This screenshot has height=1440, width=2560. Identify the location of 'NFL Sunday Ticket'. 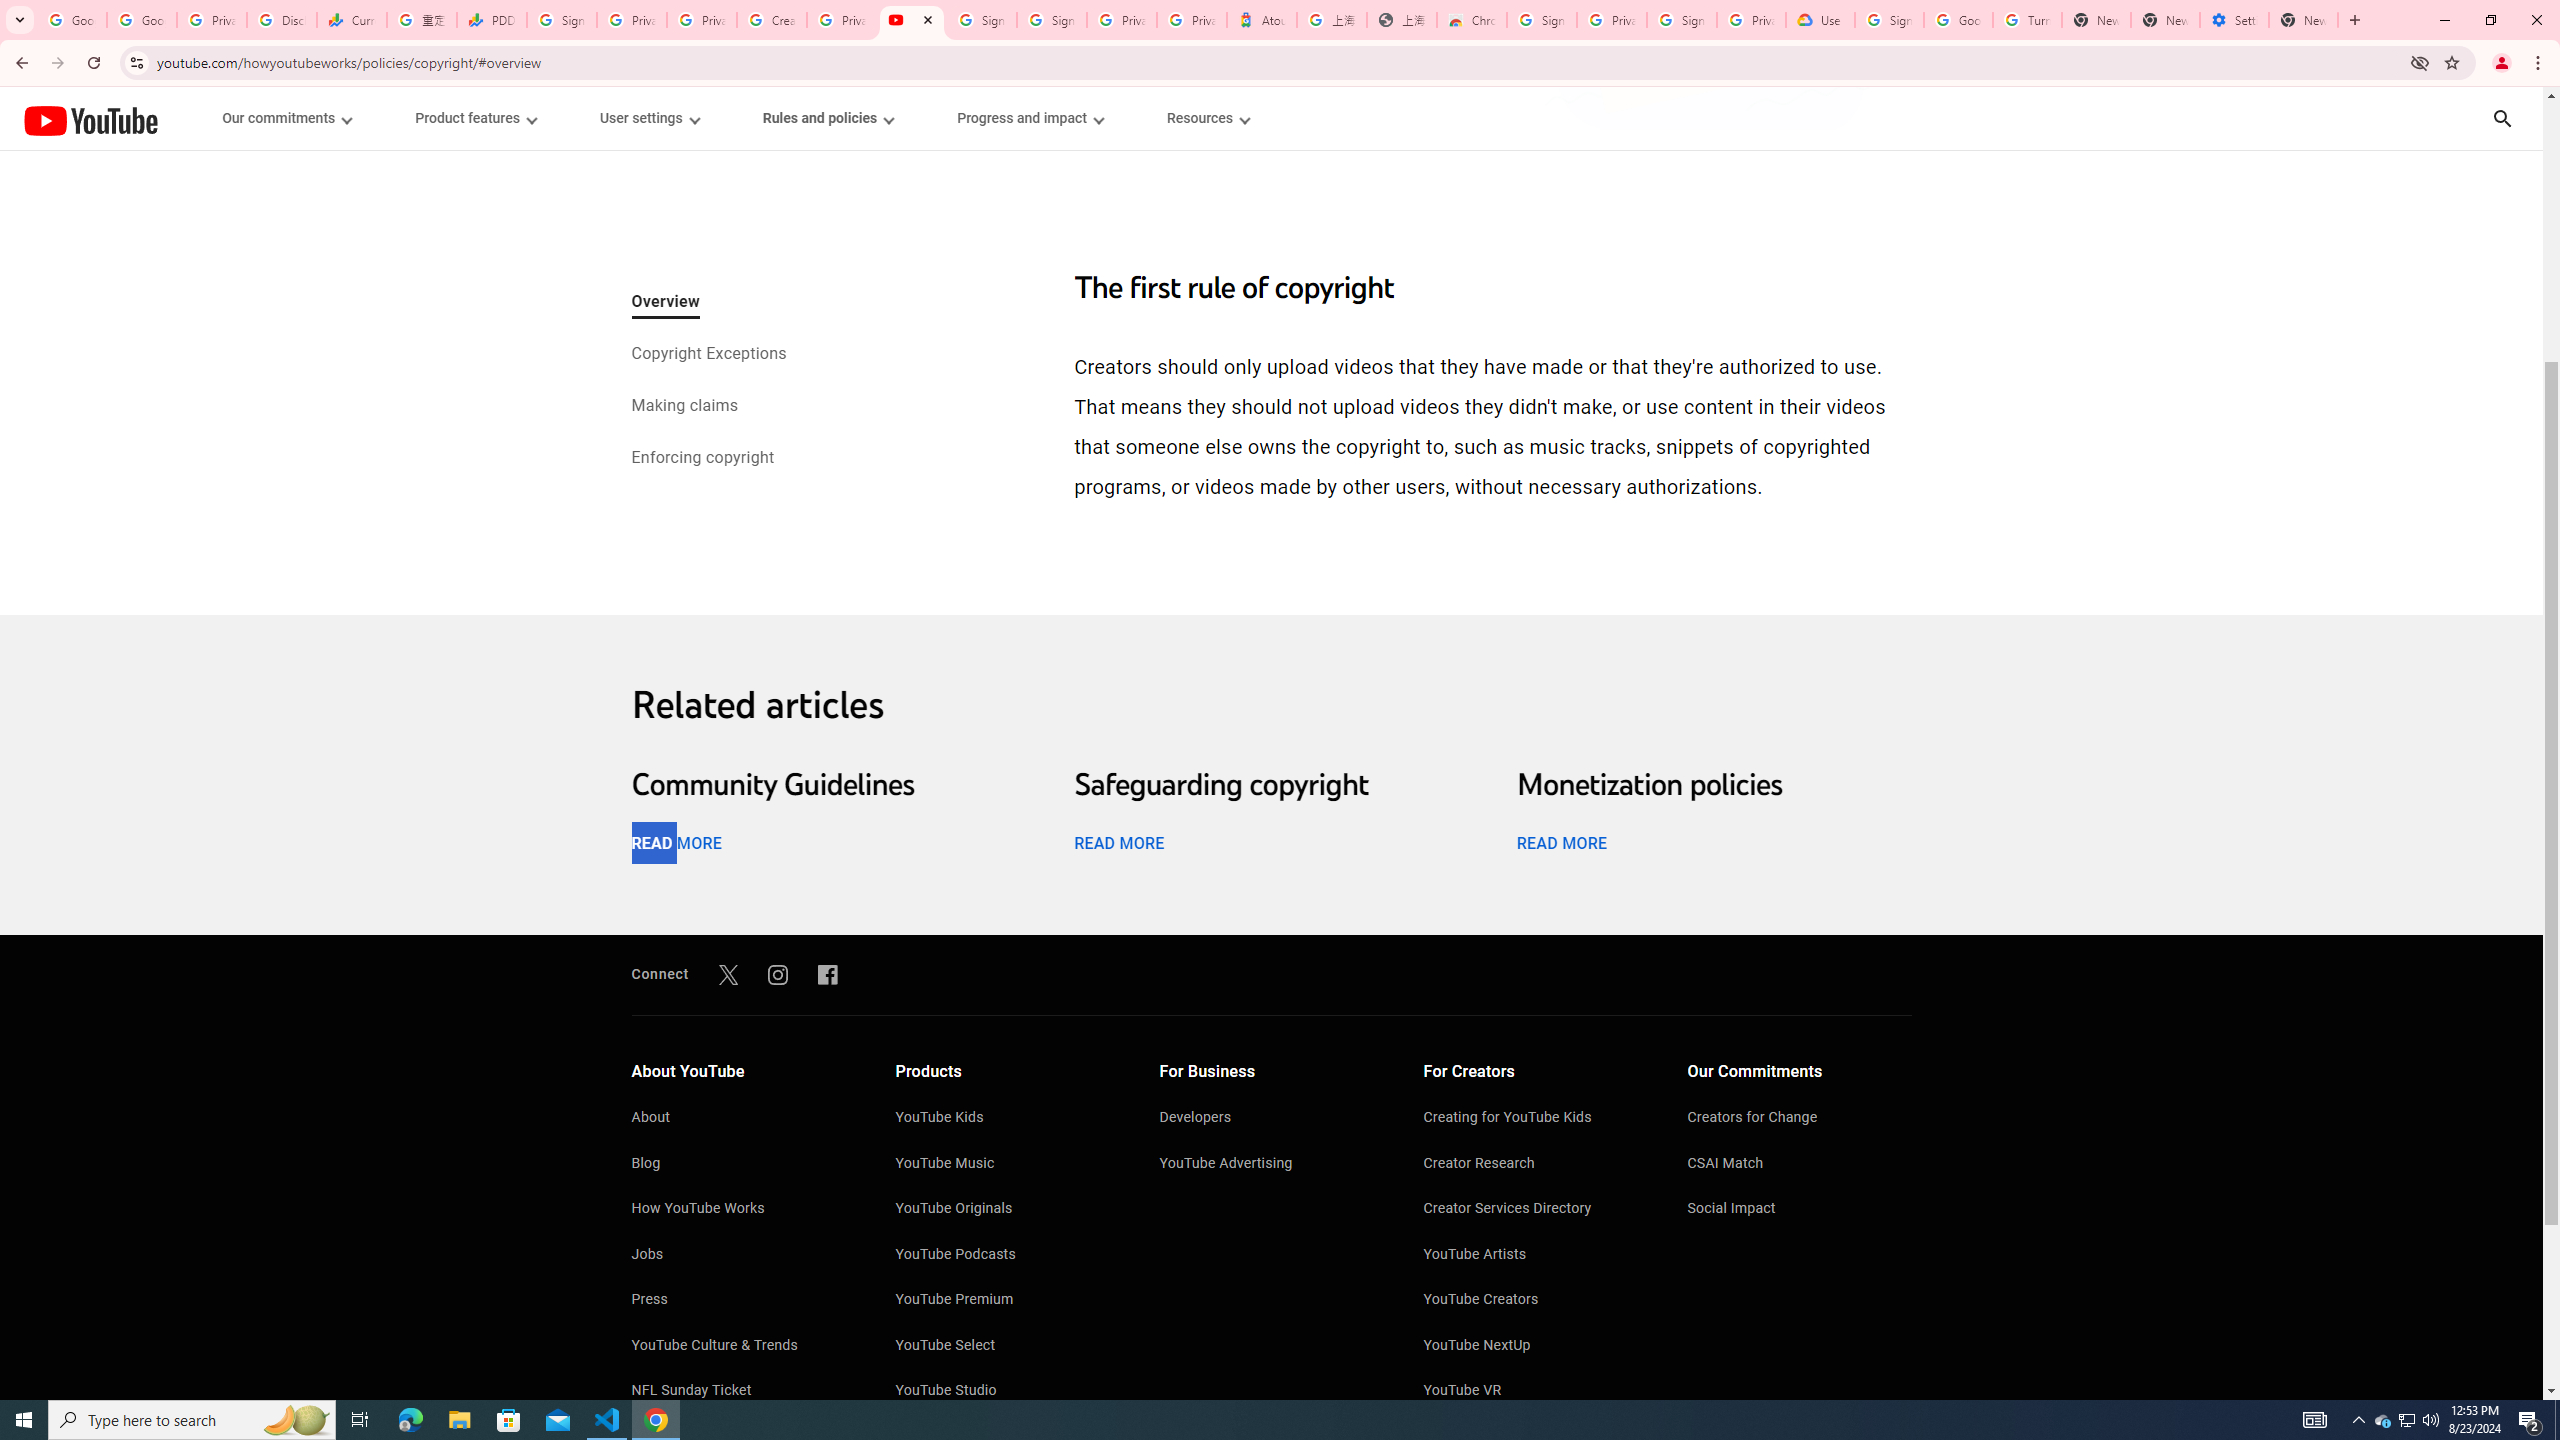
(741, 1391).